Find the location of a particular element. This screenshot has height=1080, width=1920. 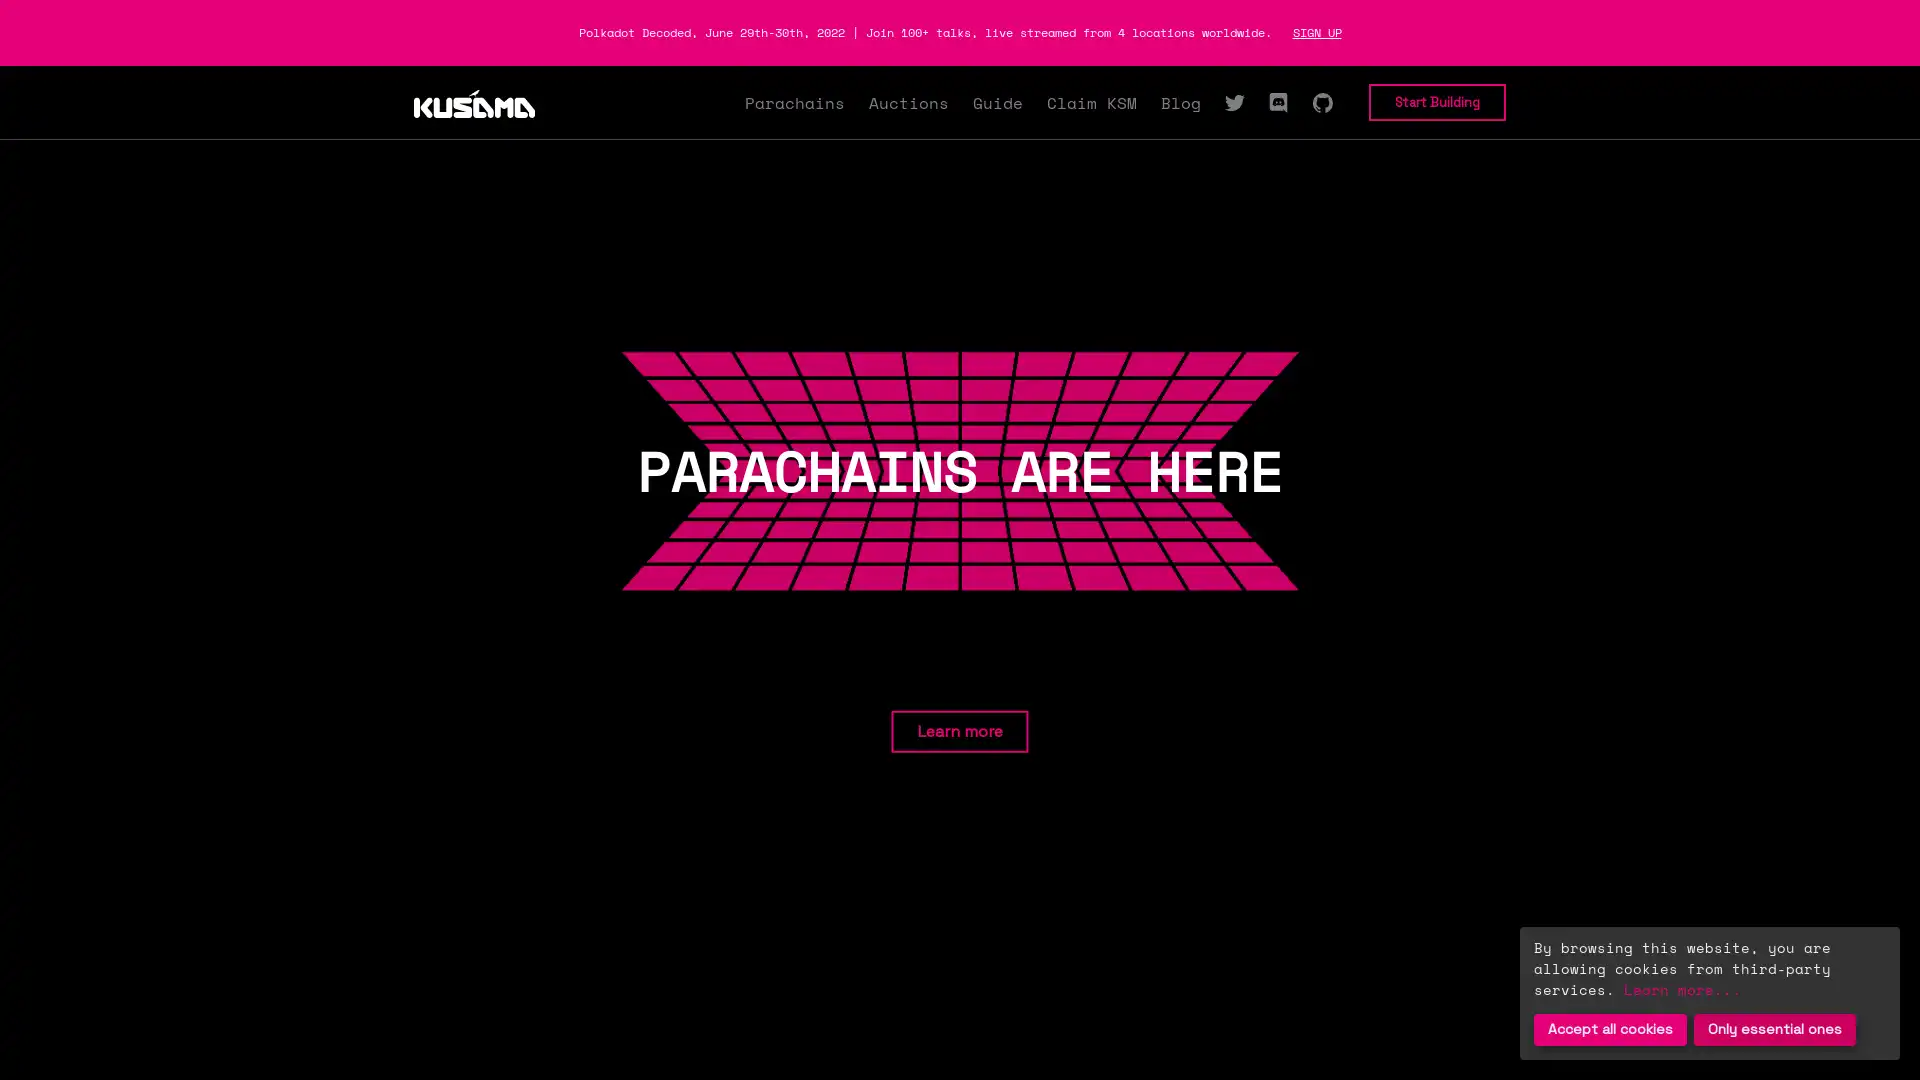

Accept all cookies is located at coordinates (1610, 1029).